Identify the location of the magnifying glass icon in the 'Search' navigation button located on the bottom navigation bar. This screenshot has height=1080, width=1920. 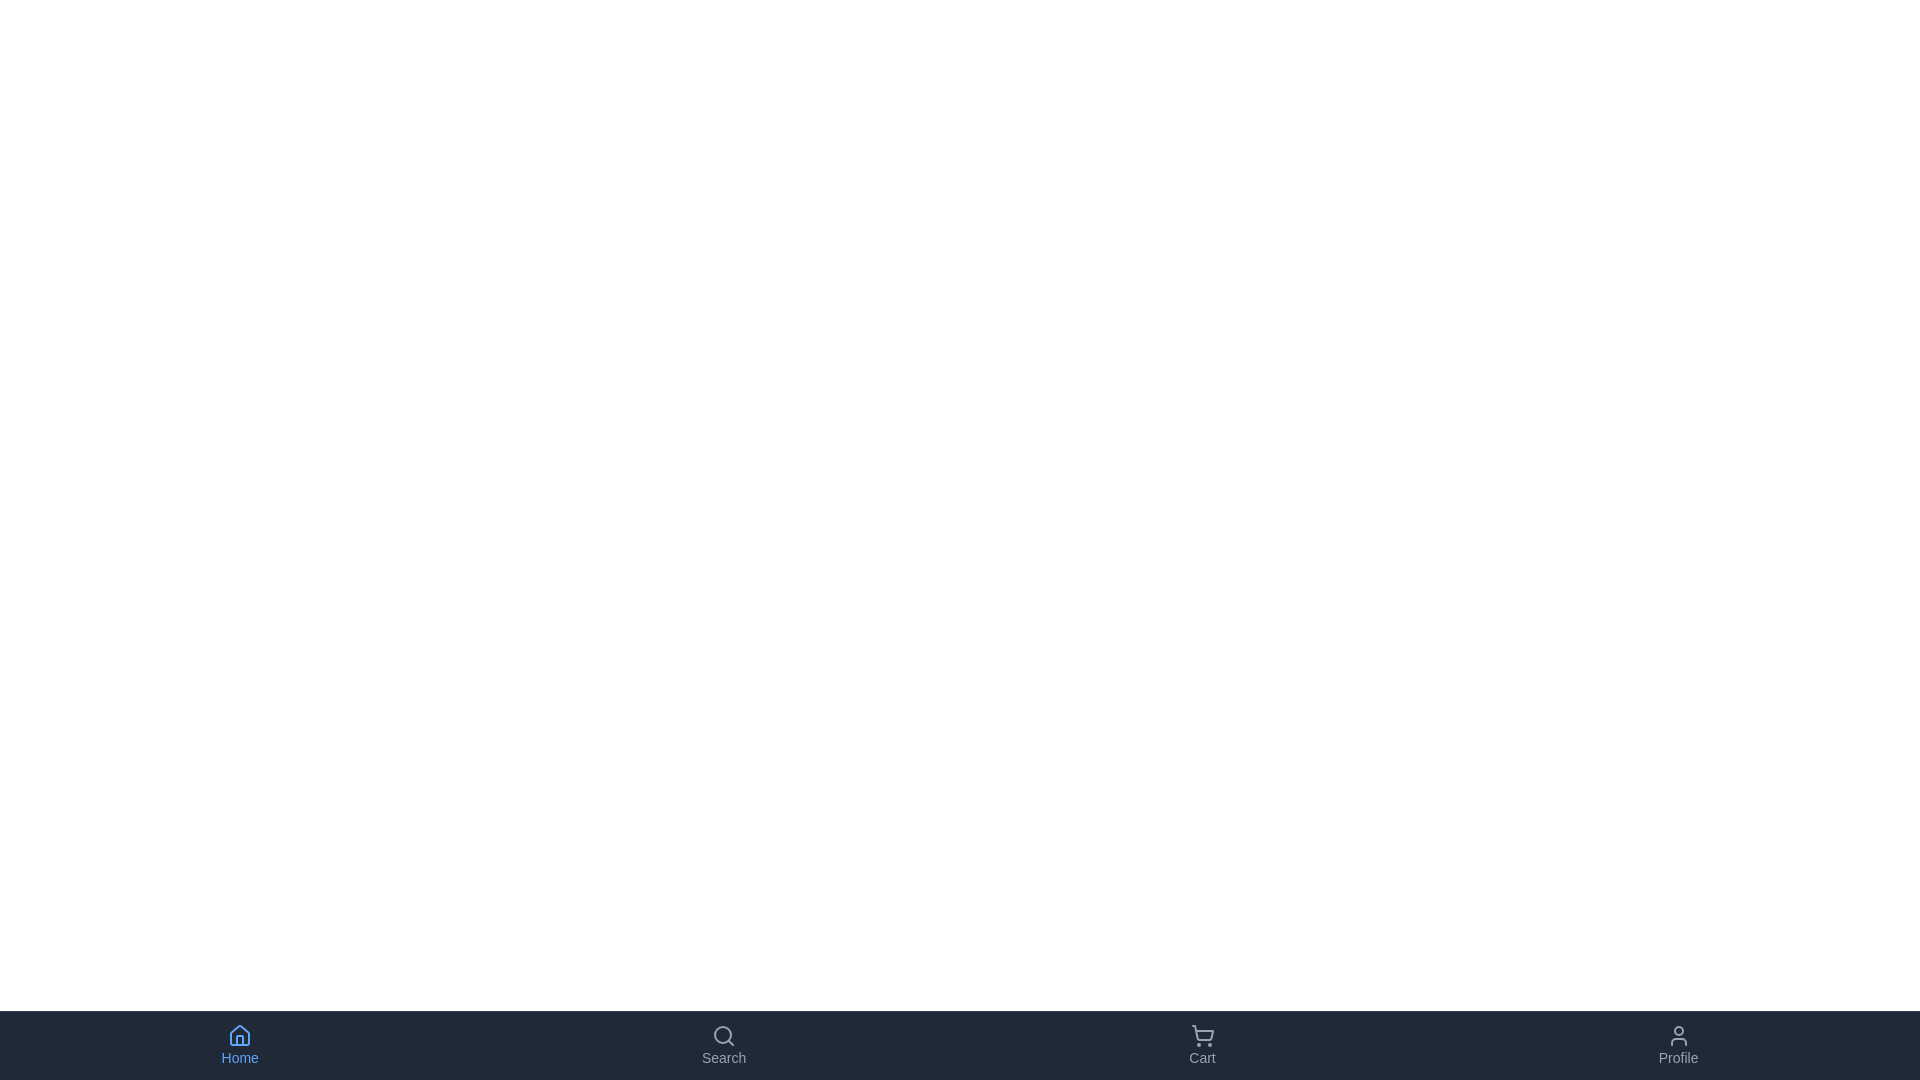
(723, 1035).